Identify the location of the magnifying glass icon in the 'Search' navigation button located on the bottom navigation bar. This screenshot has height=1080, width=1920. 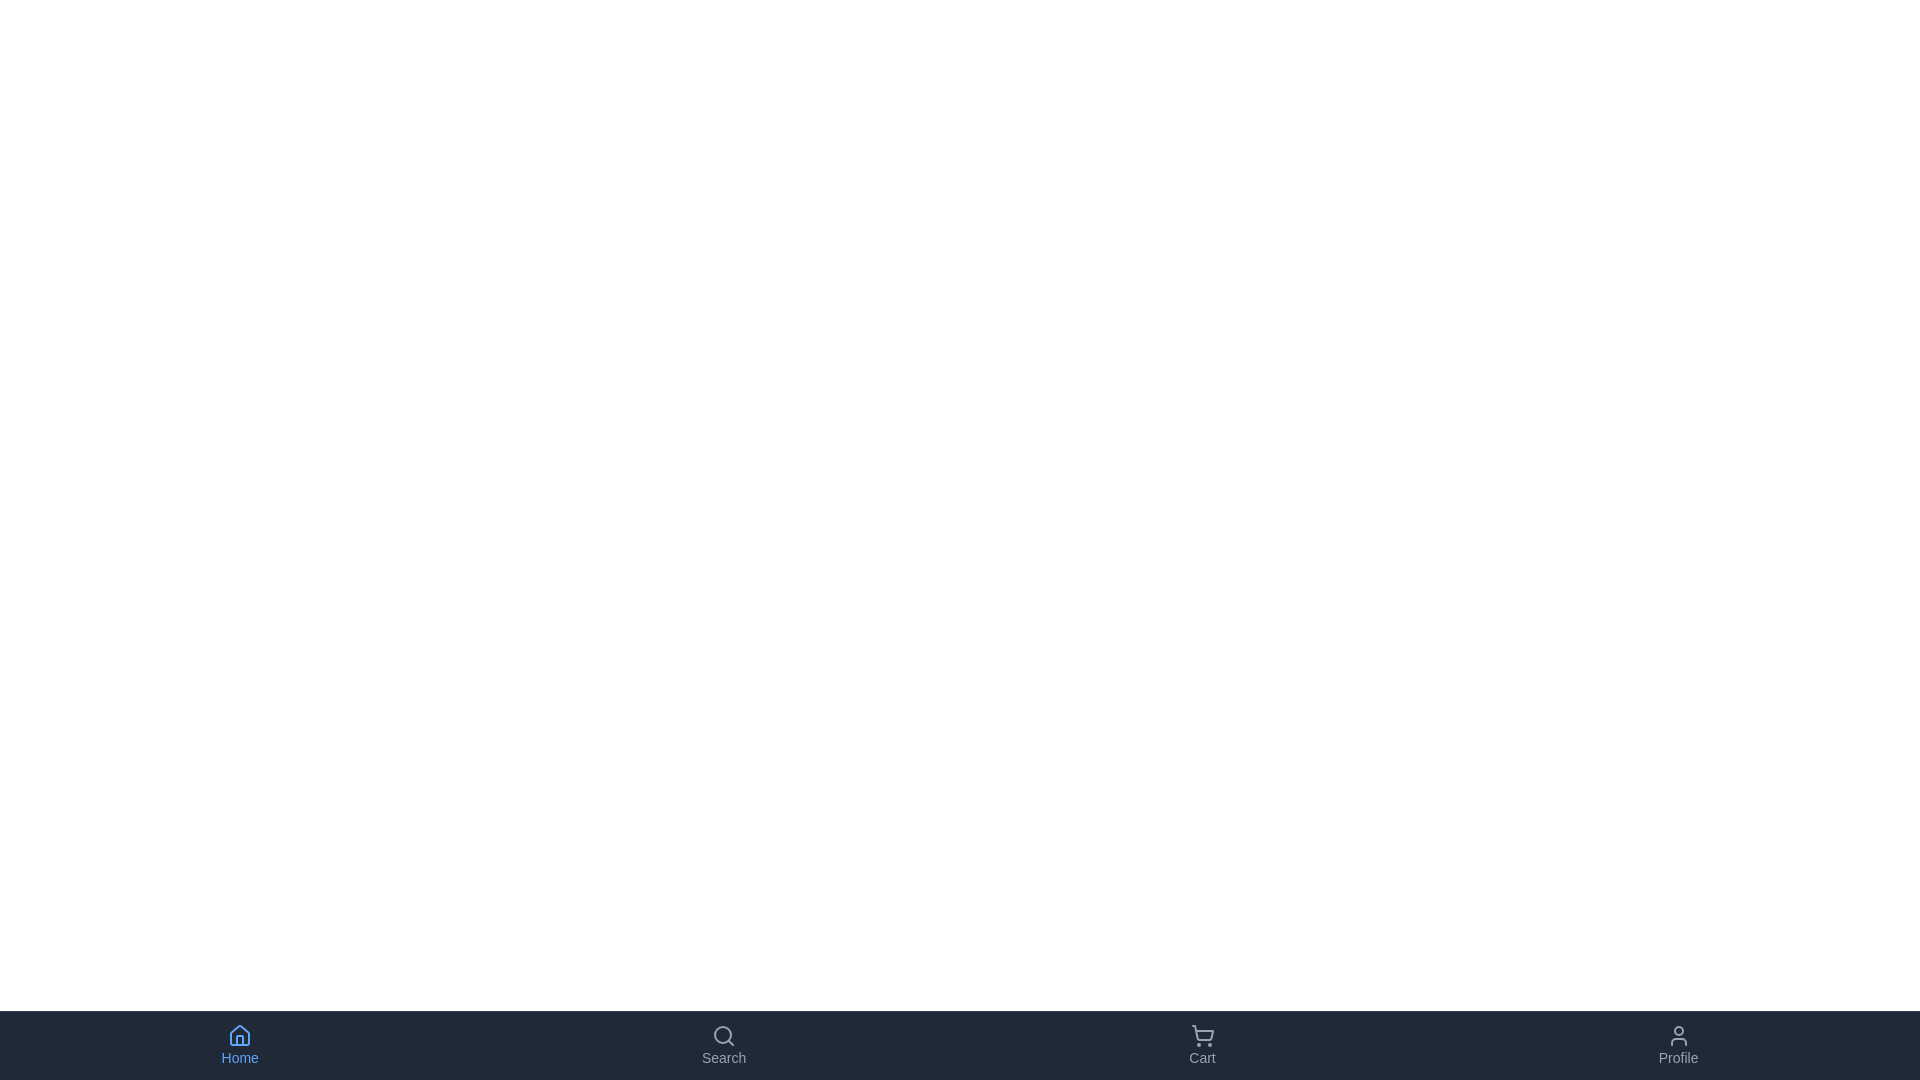
(723, 1035).